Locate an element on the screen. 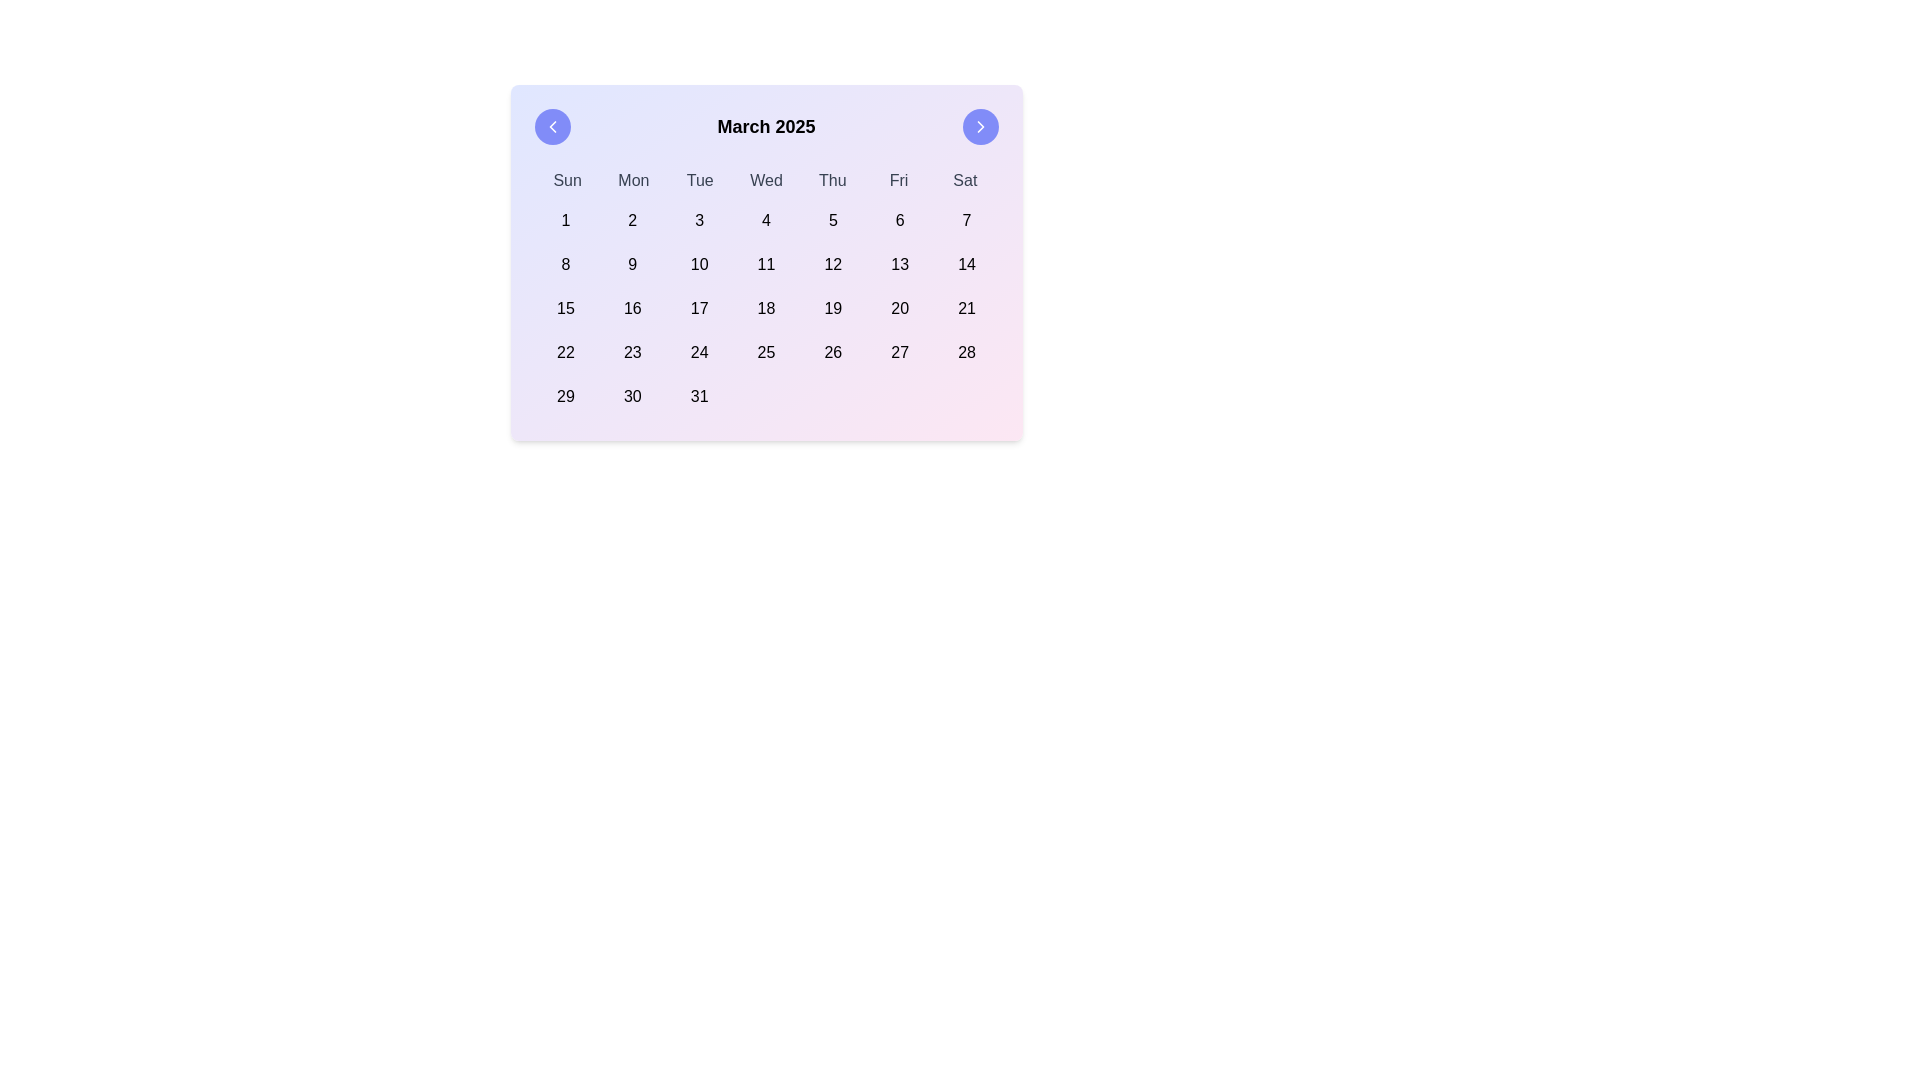 The height and width of the screenshot is (1080, 1920). the button labeled '7' with rounded corners in the calendar grid to change its appearance is located at coordinates (967, 220).